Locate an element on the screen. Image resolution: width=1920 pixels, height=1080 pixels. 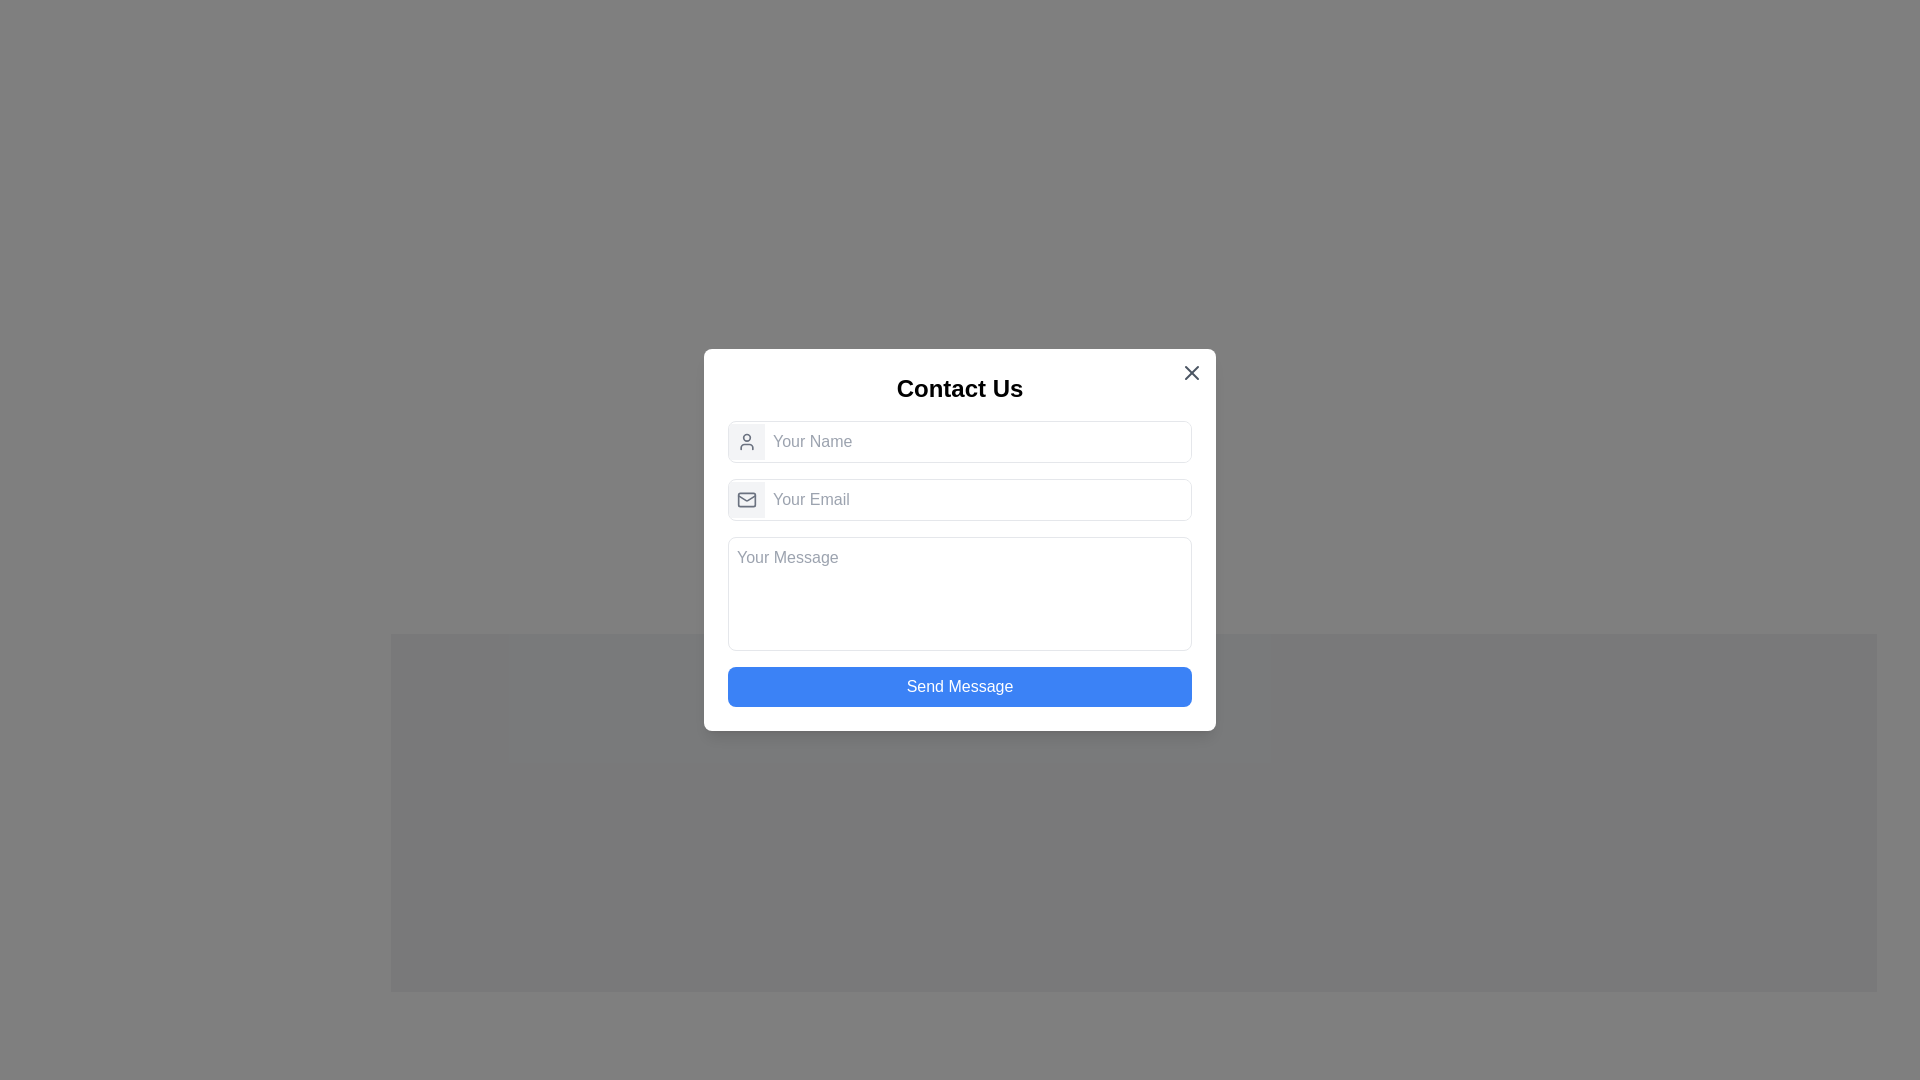
the user profile icon, which is a simplified person figure with rounded corners and a gray stroke, located within the 'Contact Us' form at the top left of the 'Your Name' input field is located at coordinates (746, 441).